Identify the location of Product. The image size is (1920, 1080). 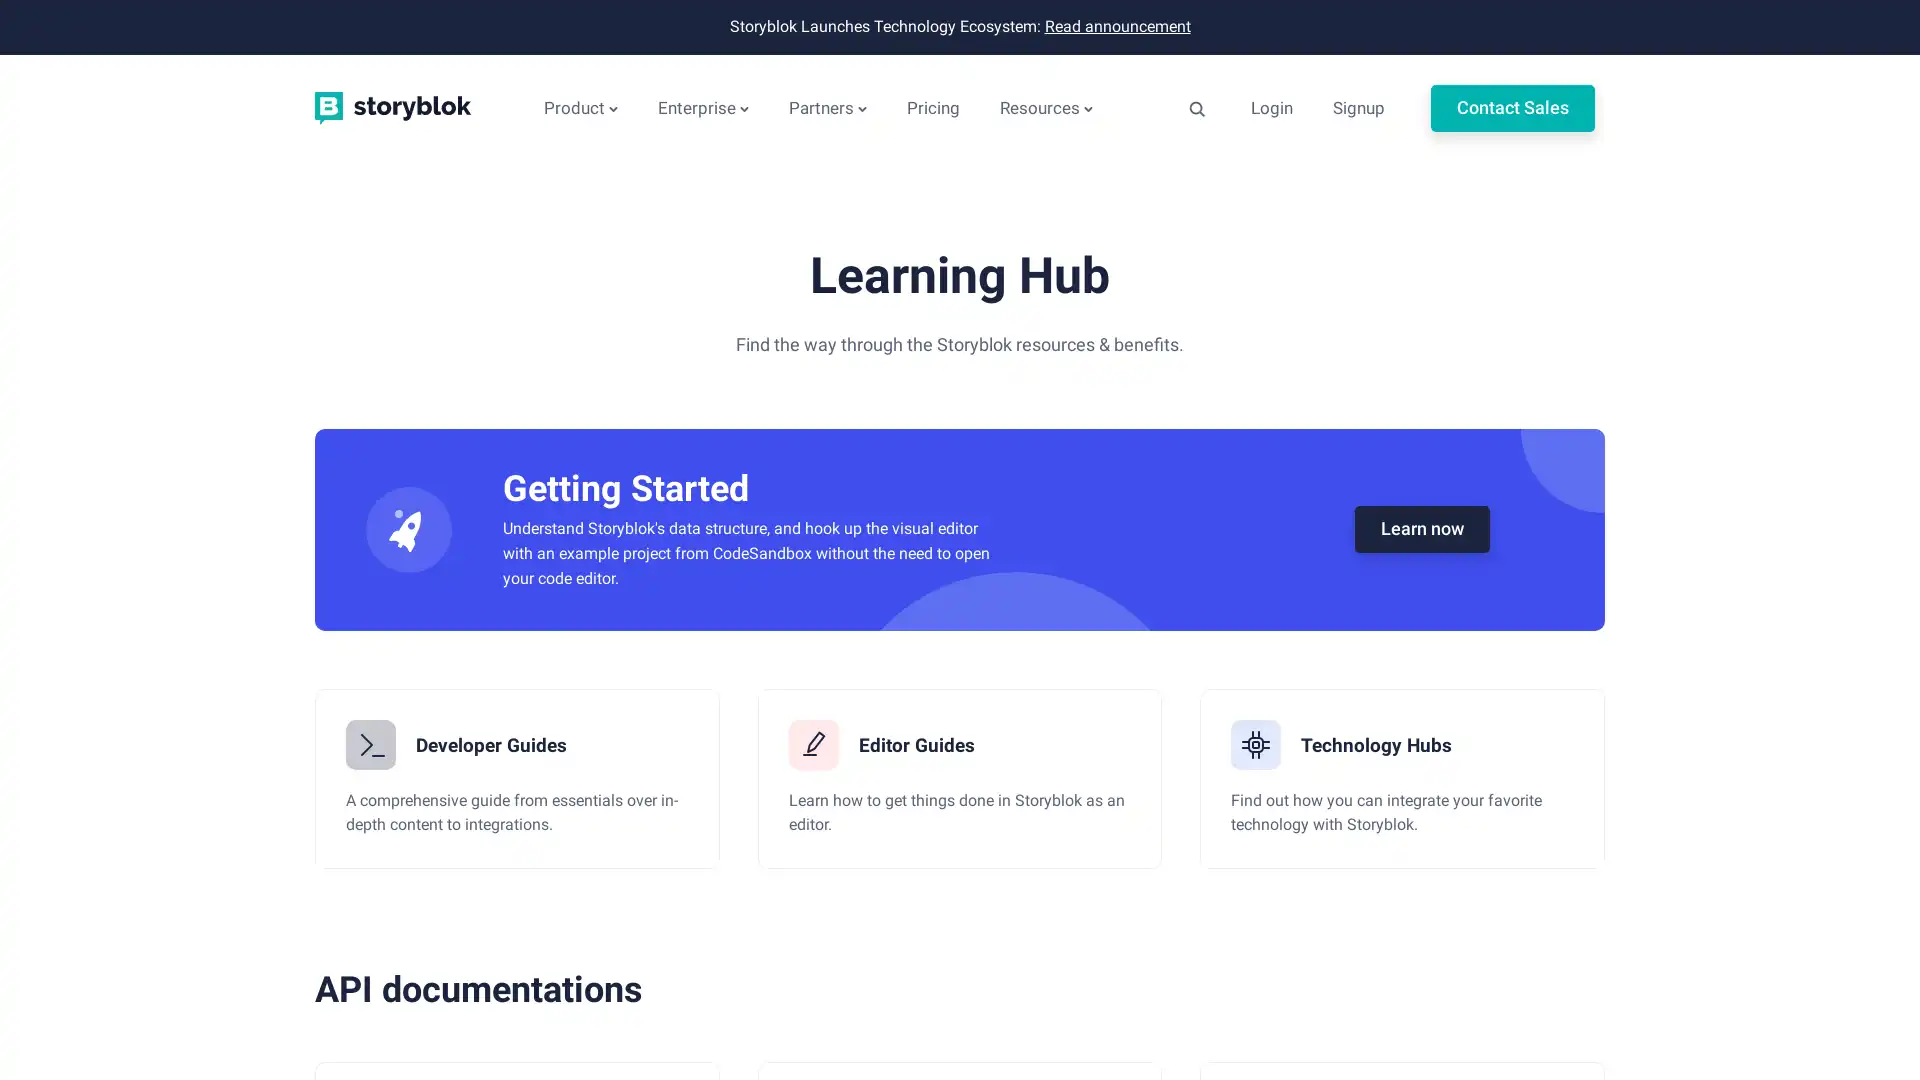
(579, 108).